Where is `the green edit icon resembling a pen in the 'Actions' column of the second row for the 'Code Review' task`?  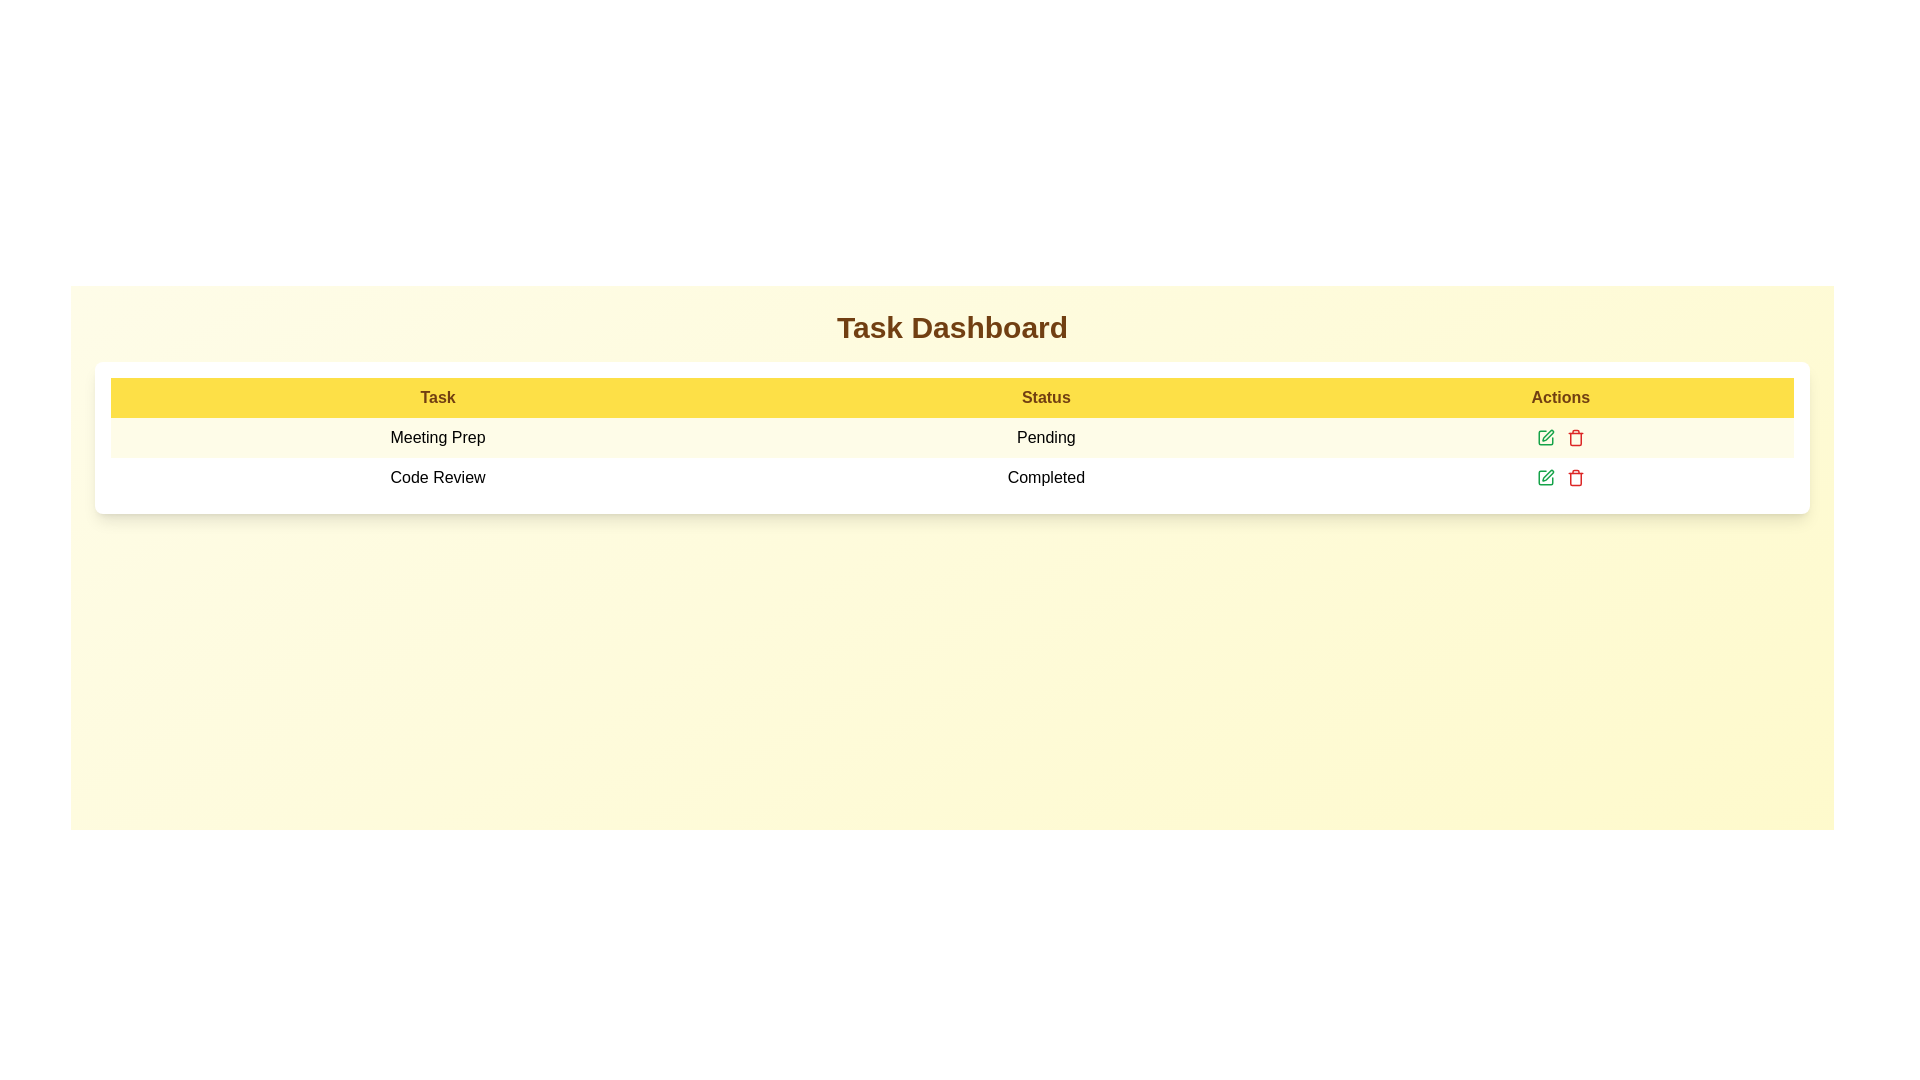 the green edit icon resembling a pen in the 'Actions' column of the second row for the 'Code Review' task is located at coordinates (1547, 434).